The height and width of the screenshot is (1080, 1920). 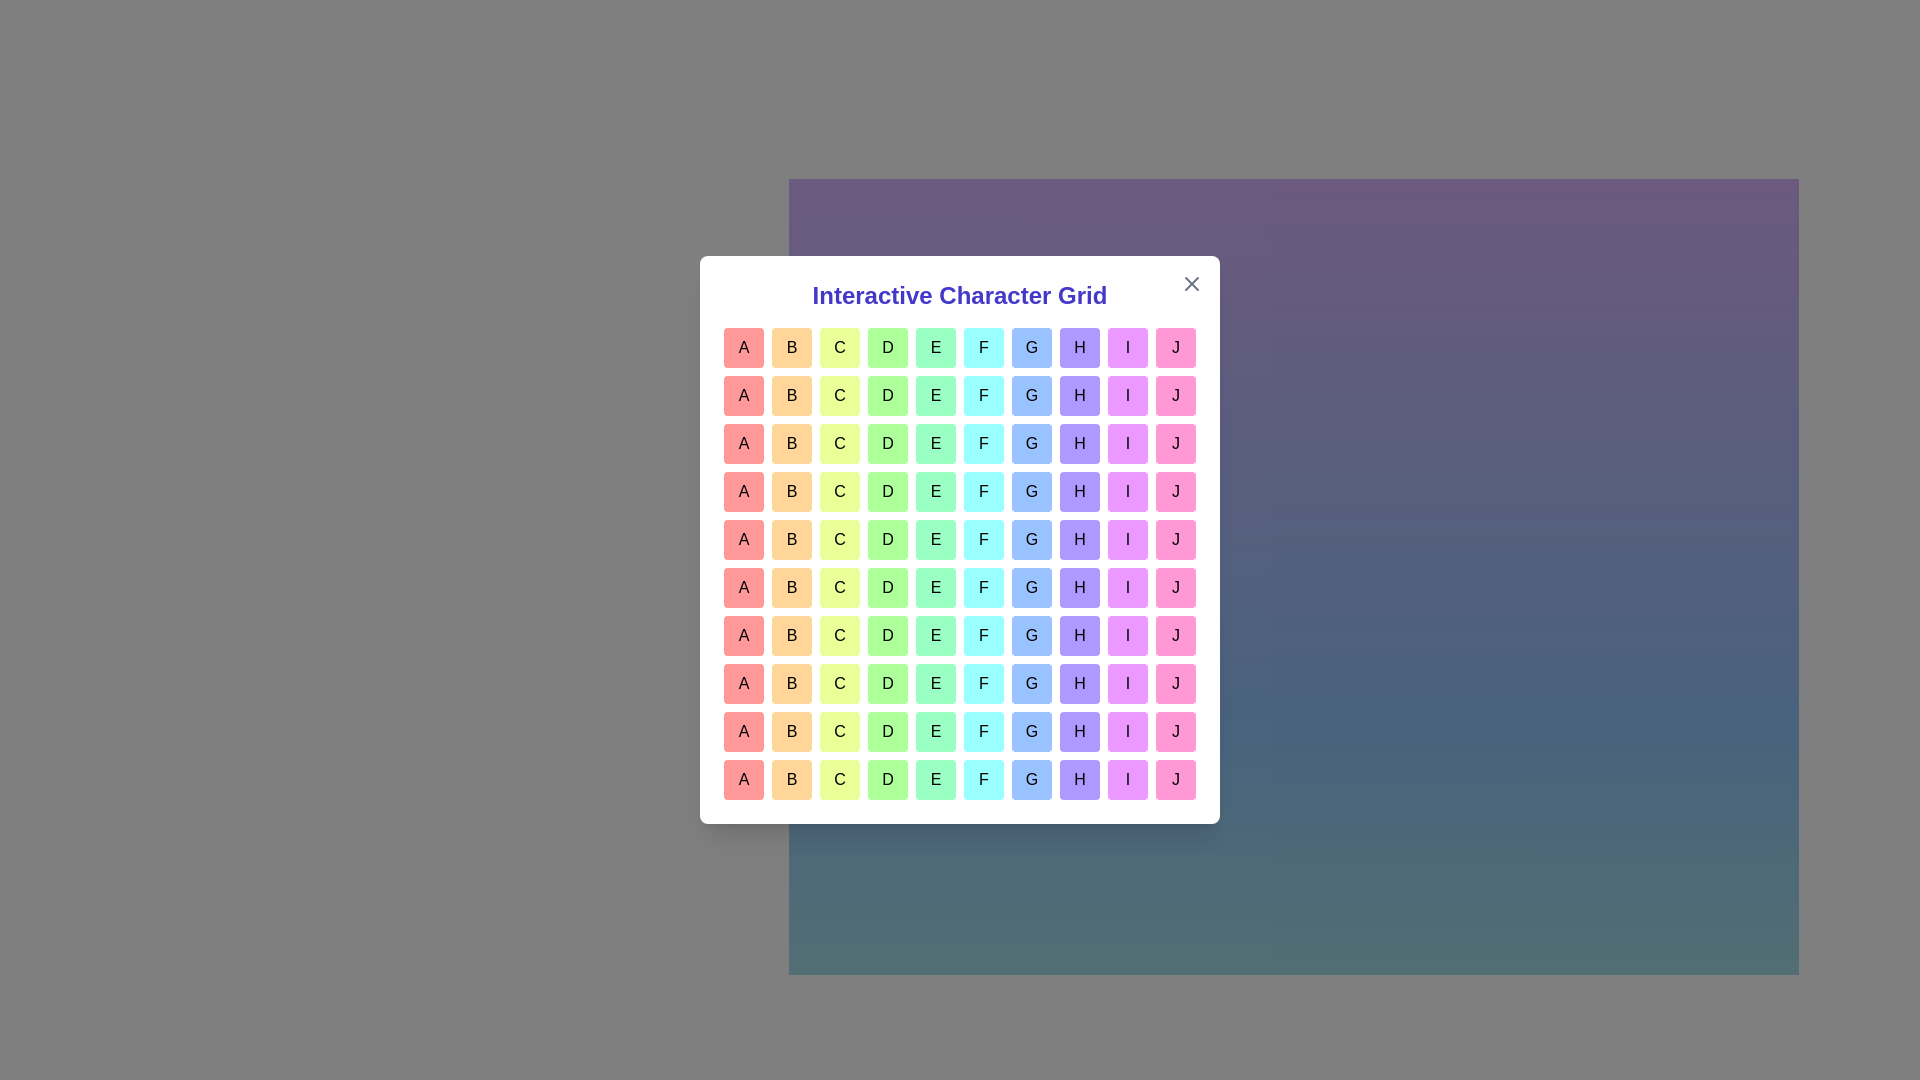 I want to click on the grid cell labeled I, so click(x=1128, y=346).